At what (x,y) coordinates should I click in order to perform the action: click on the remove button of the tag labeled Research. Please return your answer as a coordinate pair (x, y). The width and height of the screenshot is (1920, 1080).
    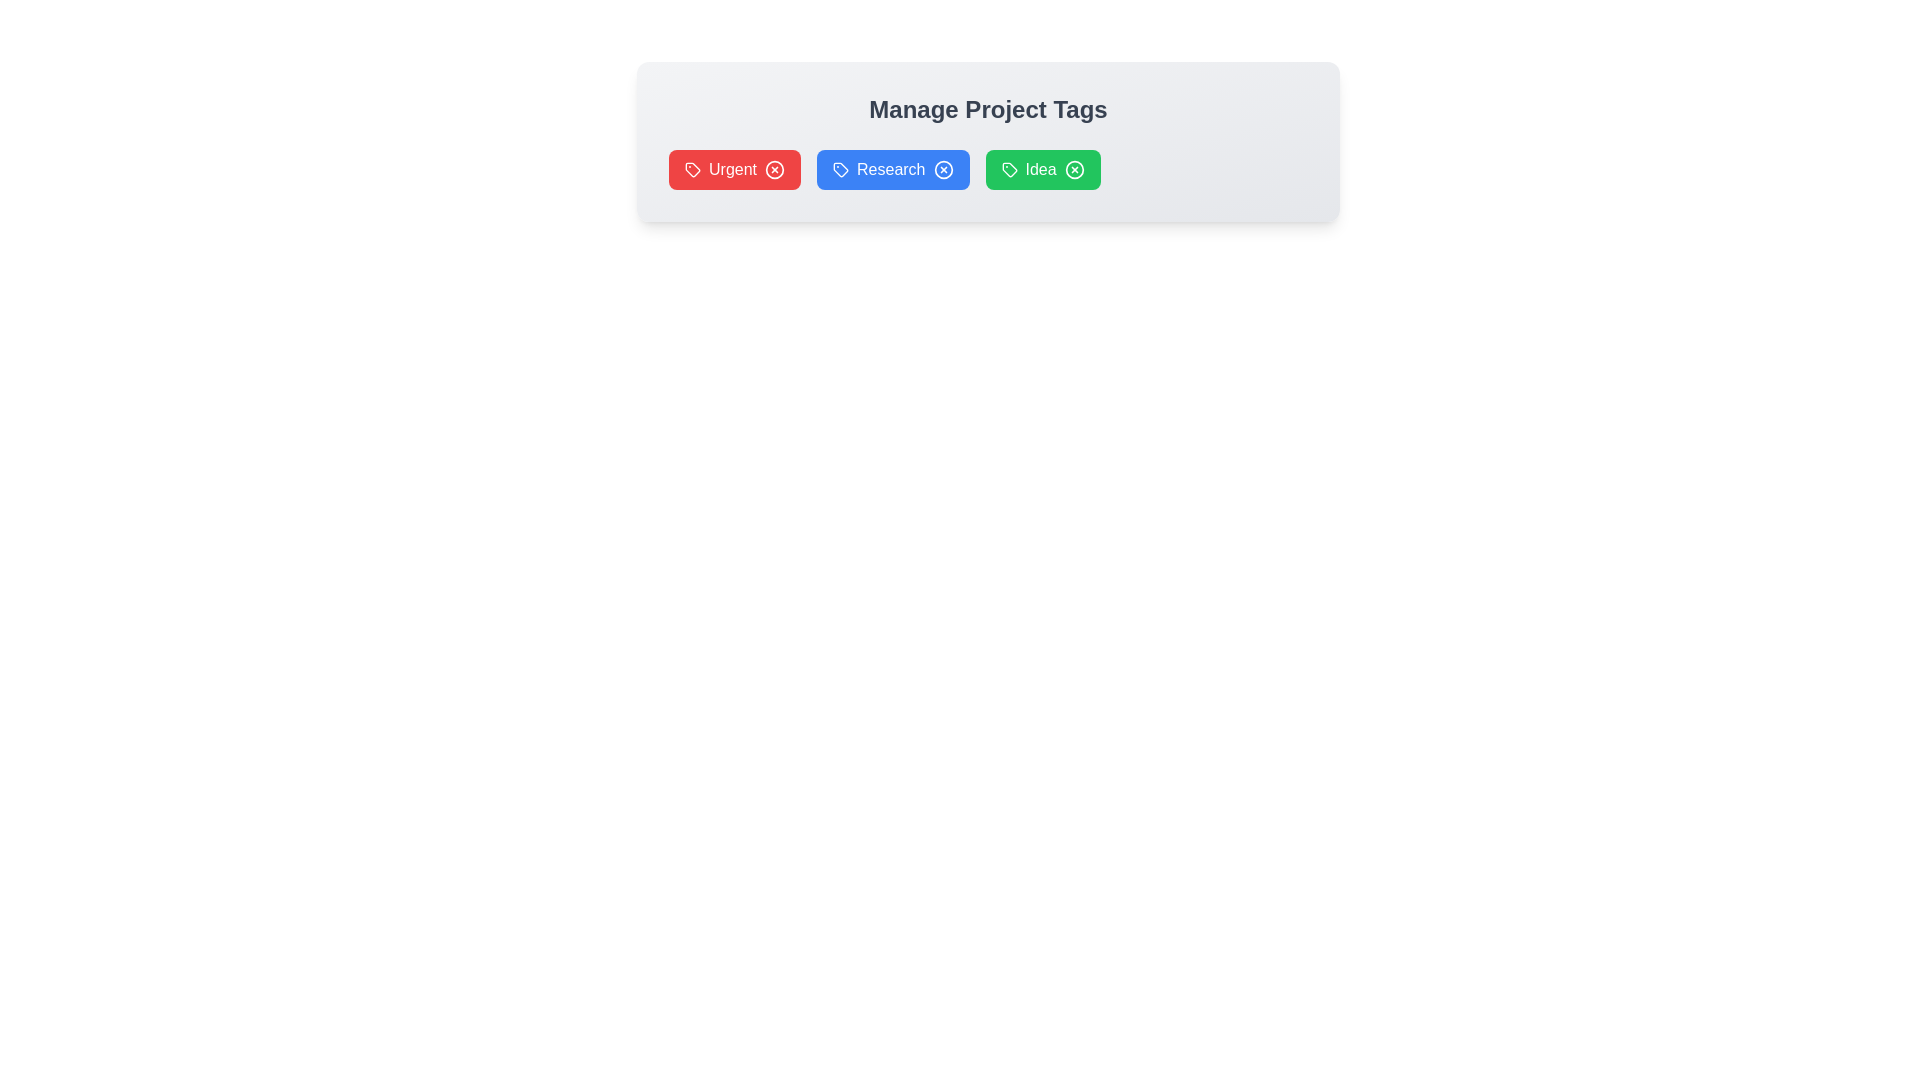
    Looking at the image, I should click on (942, 168).